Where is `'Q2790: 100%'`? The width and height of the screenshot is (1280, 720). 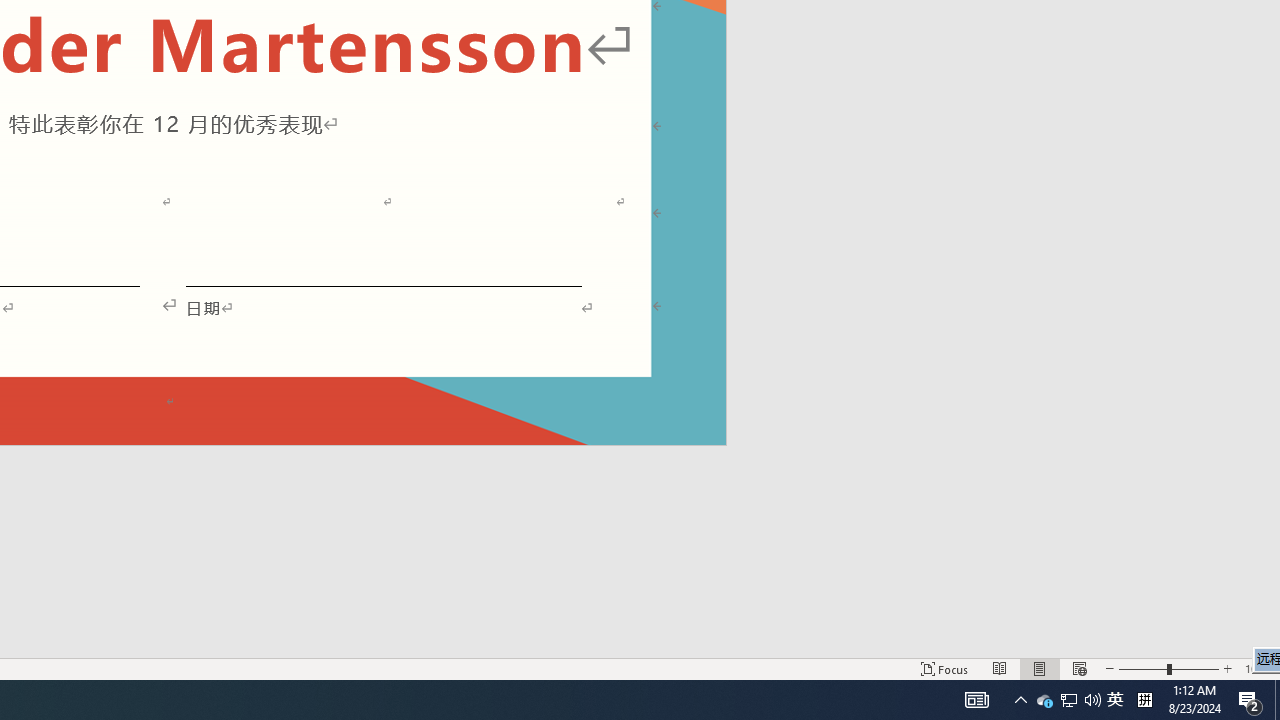
'Q2790: 100%' is located at coordinates (1114, 698).